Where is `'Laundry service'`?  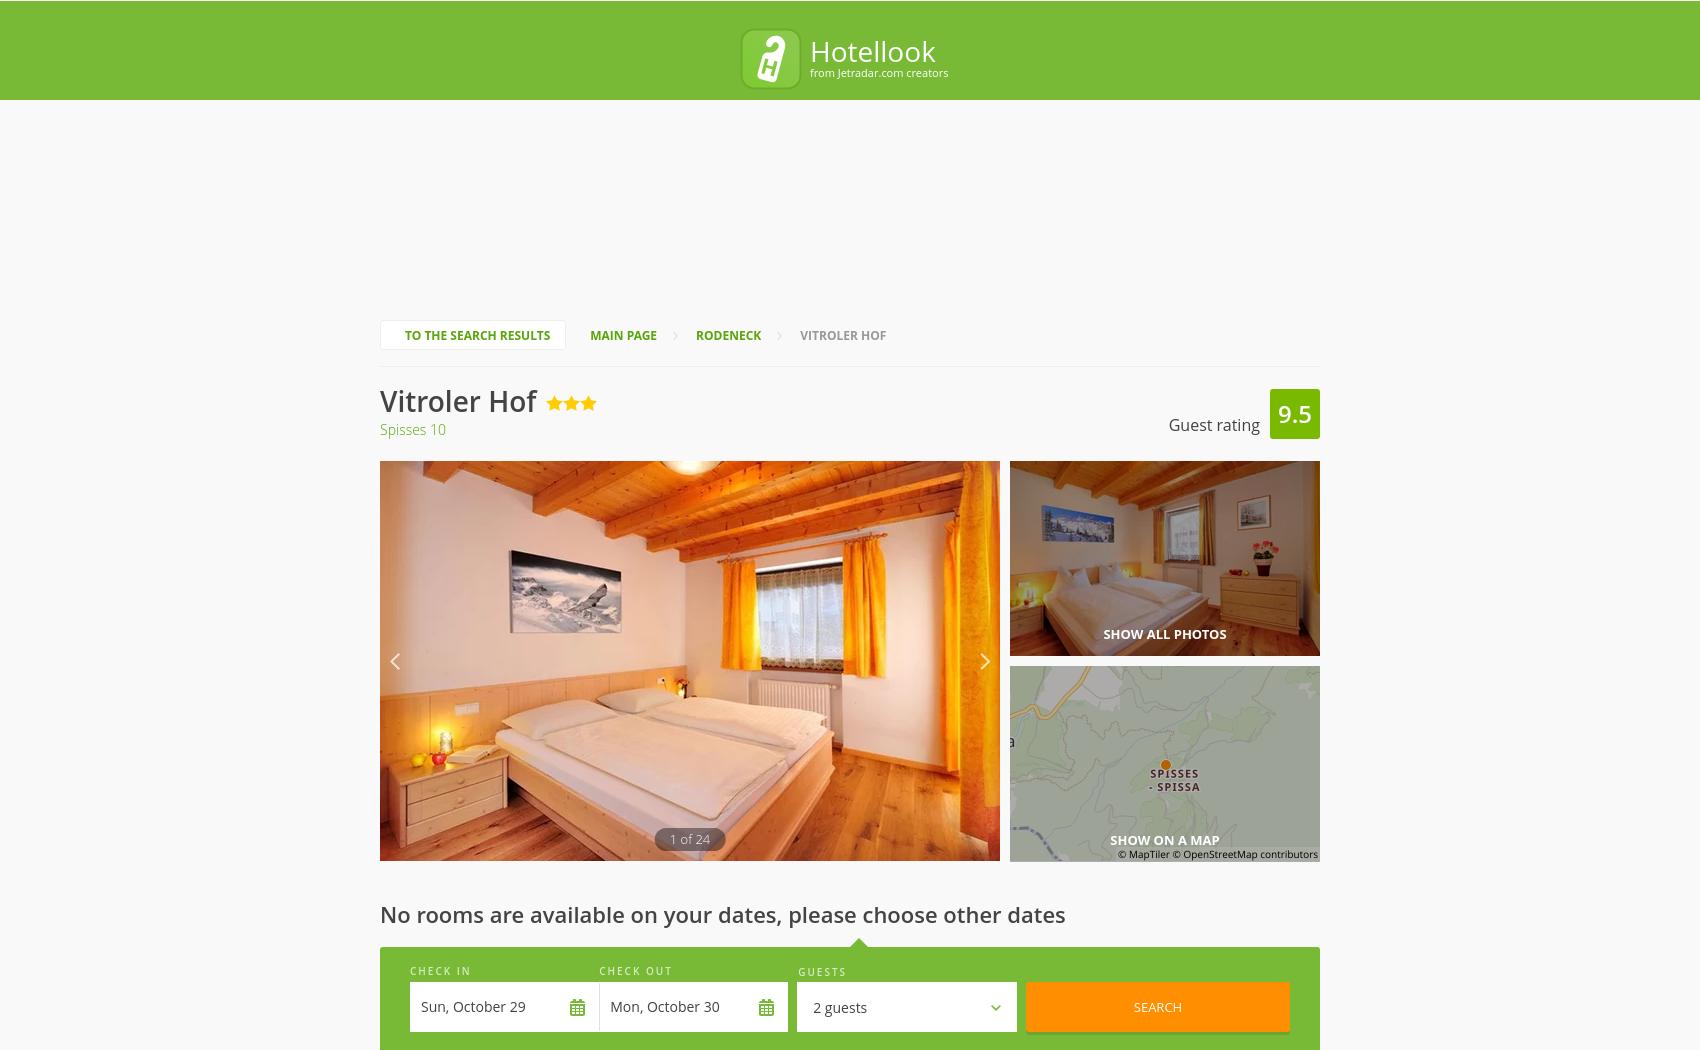 'Laundry service' is located at coordinates (677, 689).